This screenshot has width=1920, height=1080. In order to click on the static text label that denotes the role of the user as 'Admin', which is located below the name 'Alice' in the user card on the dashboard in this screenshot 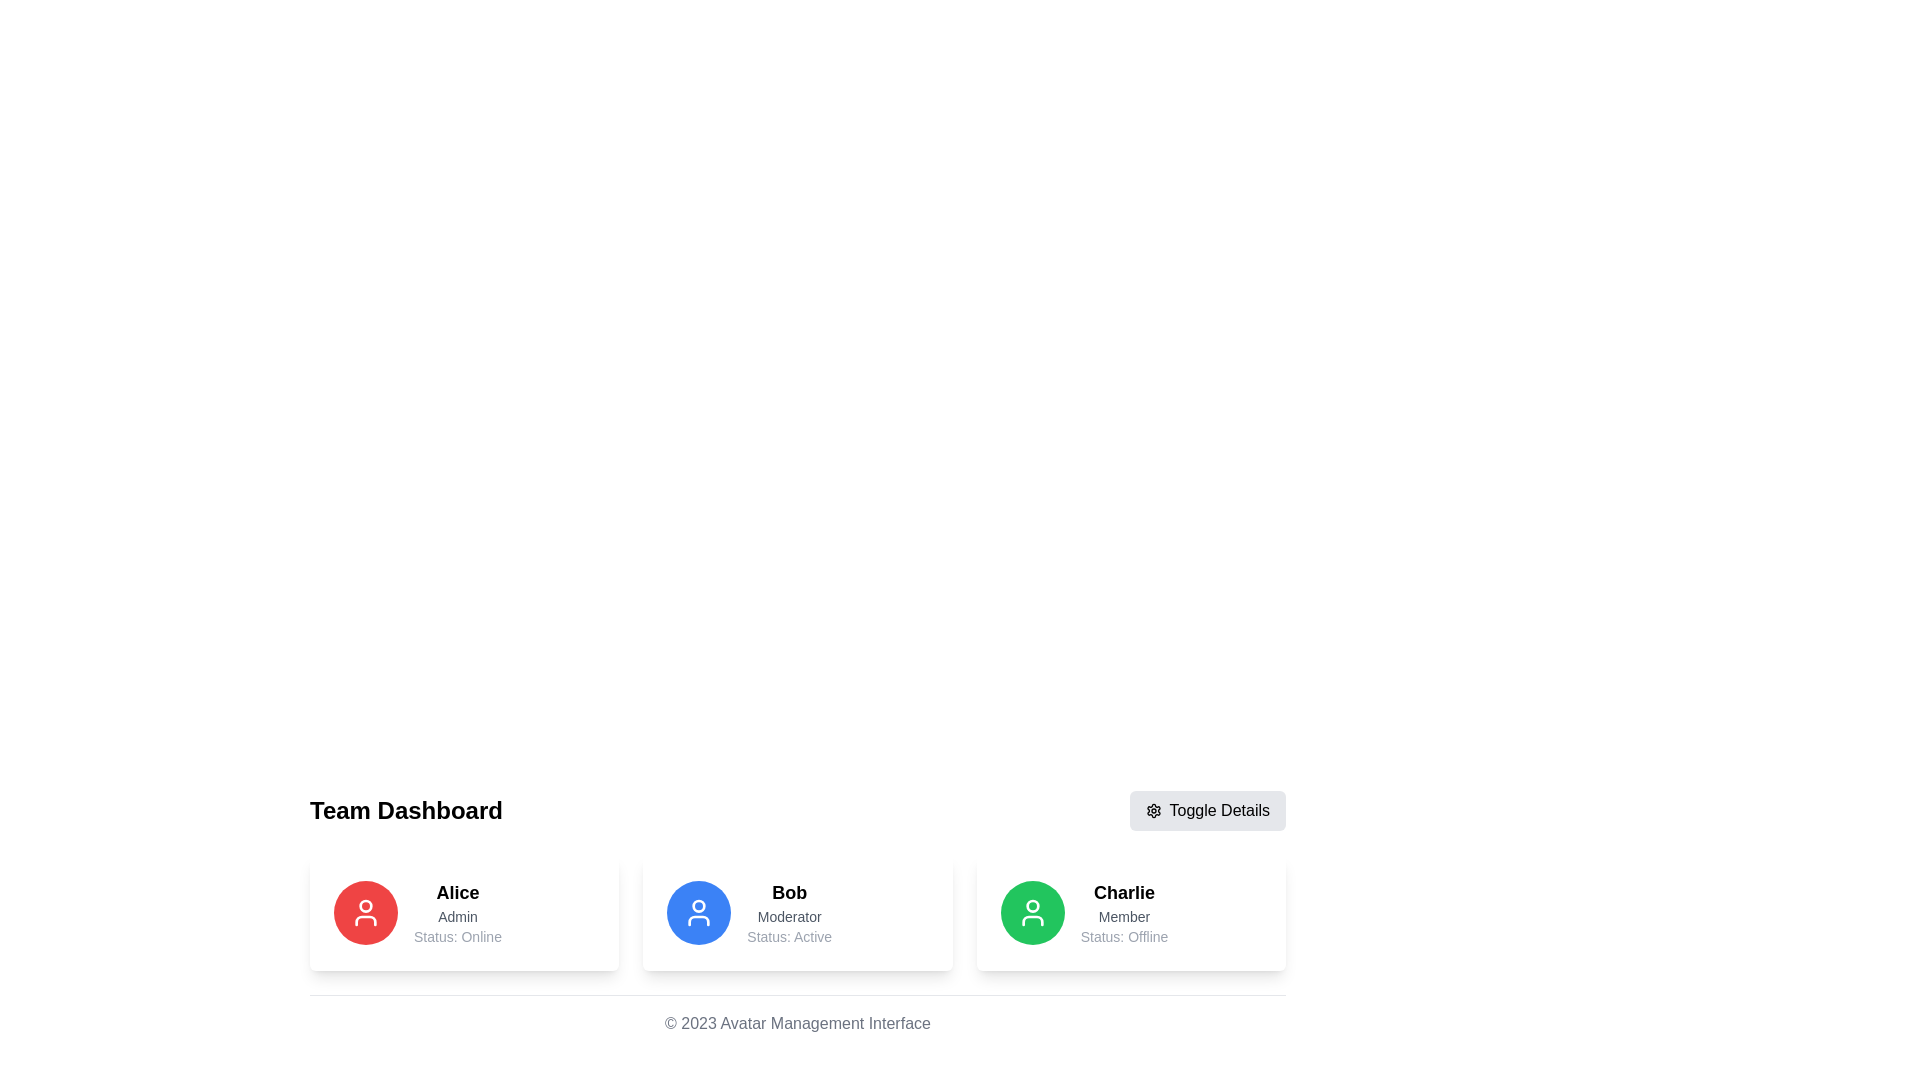, I will do `click(456, 917)`.